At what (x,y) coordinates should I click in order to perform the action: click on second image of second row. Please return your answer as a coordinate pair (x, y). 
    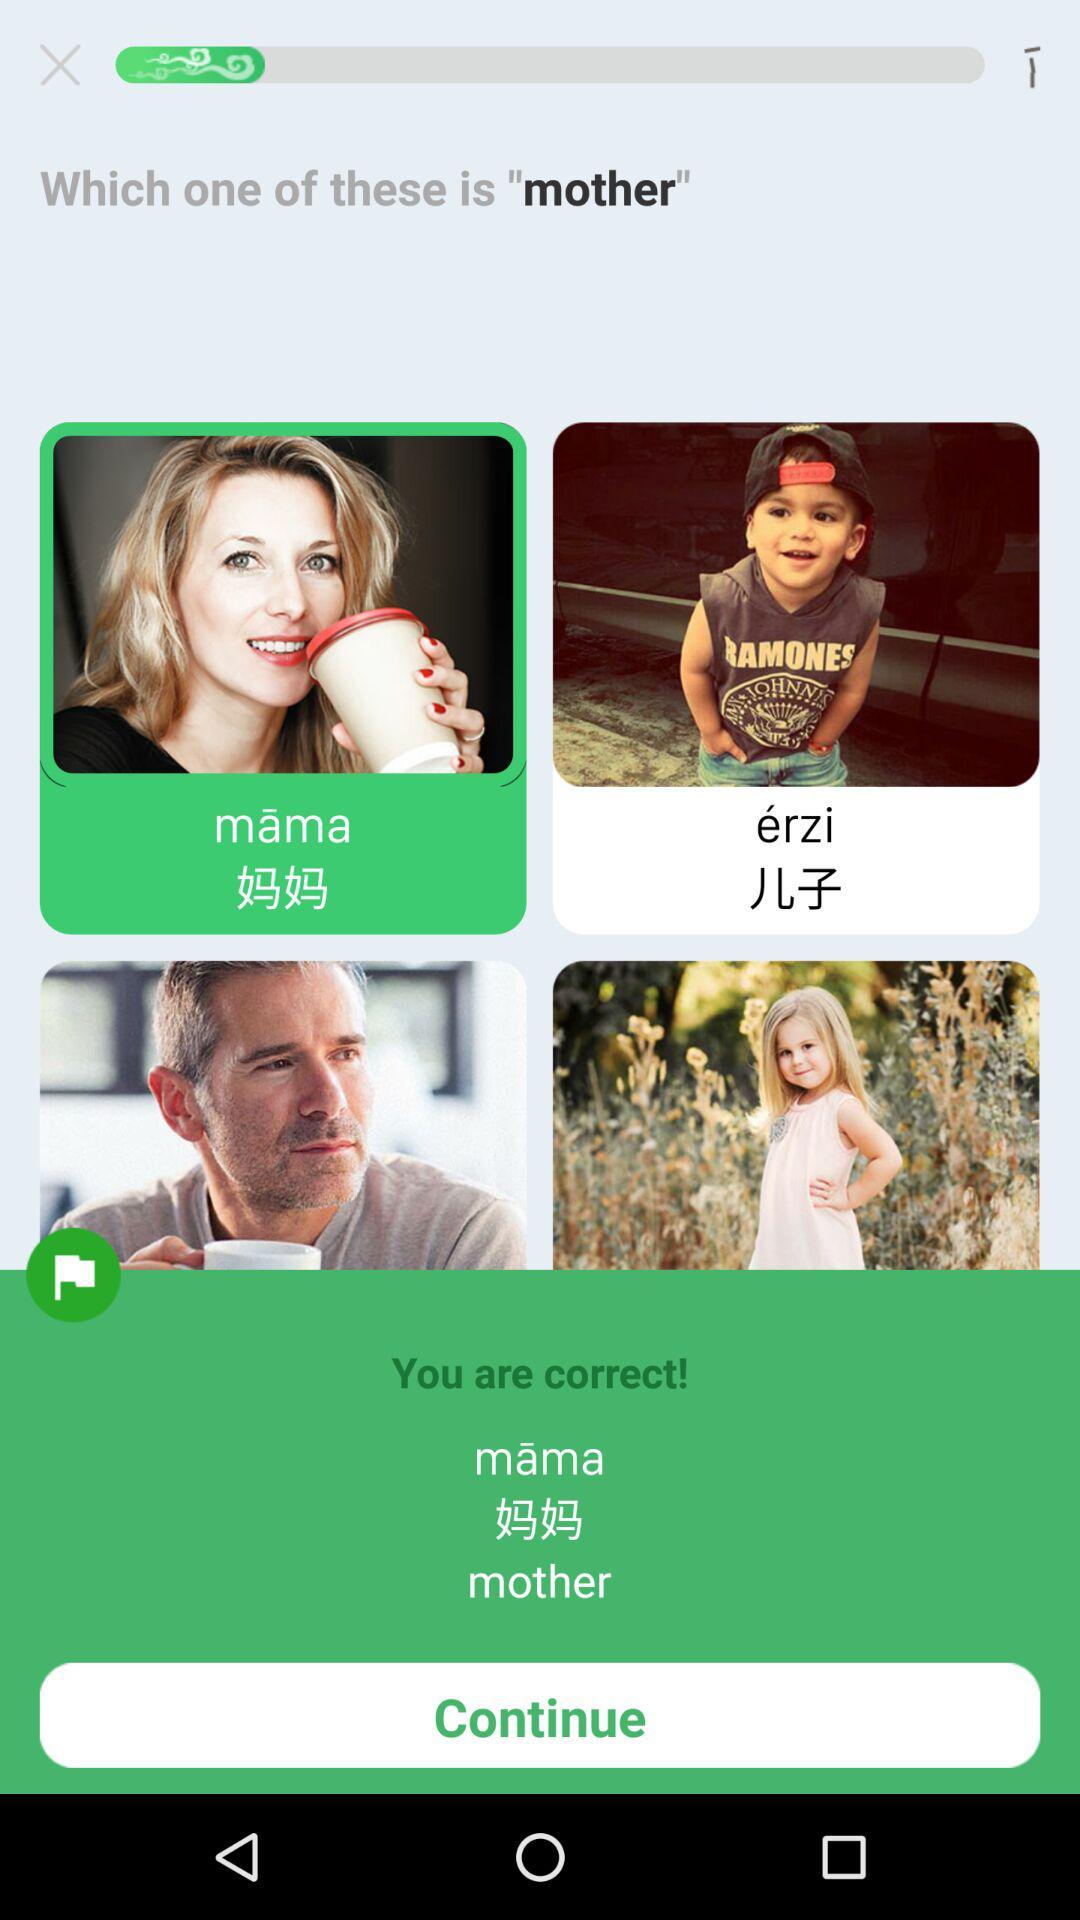
    Looking at the image, I should click on (795, 1142).